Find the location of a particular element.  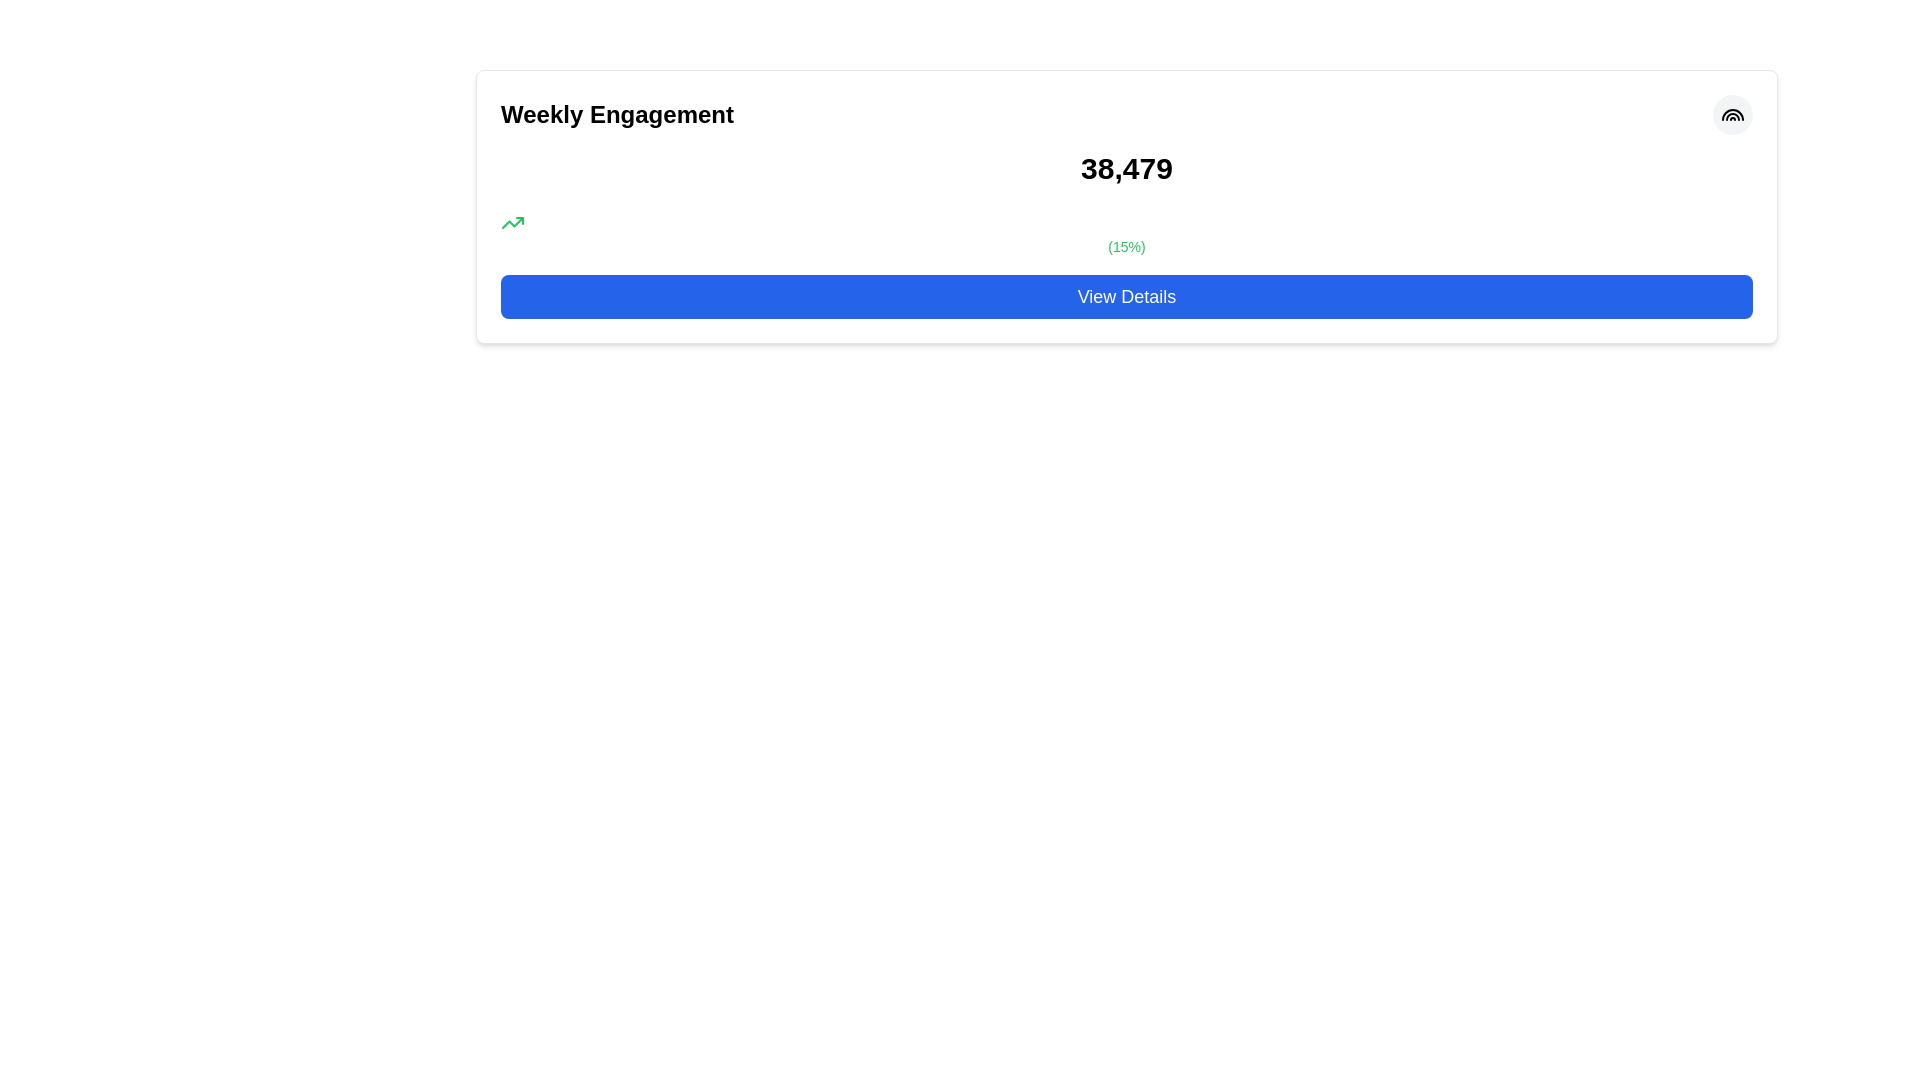

the green line segment of the upward trend arrow located in the center-right area of the statistics panel is located at coordinates (513, 223).